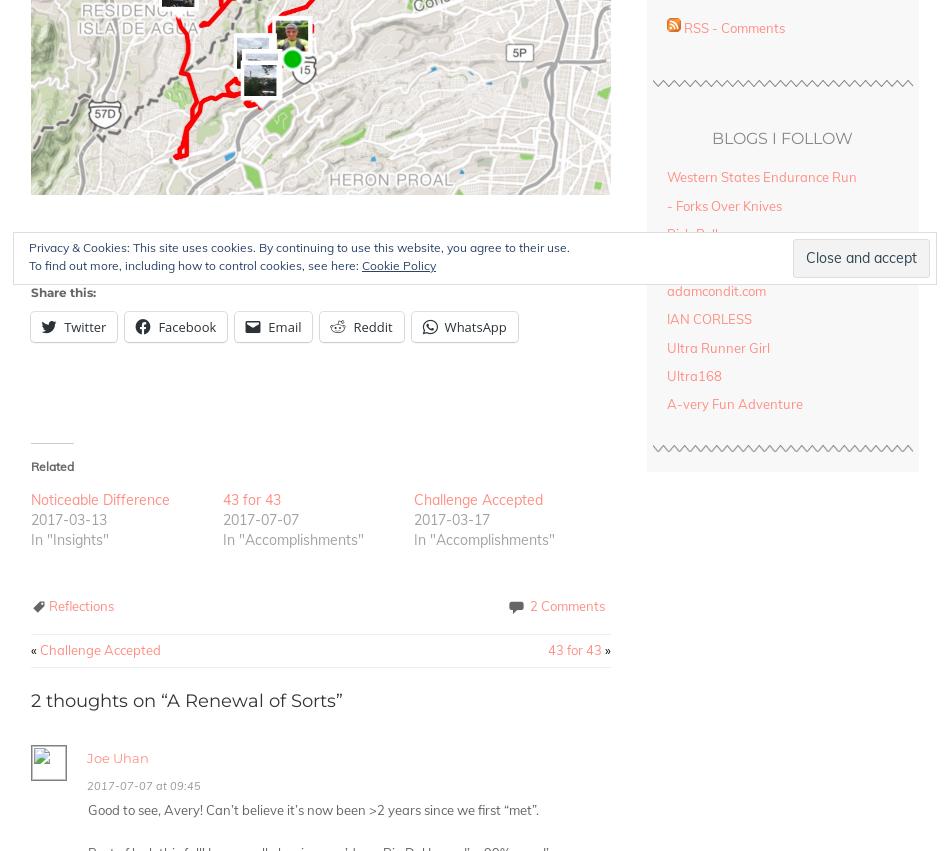  Describe the element at coordinates (398, 264) in the screenshot. I see `'Cookie Policy'` at that location.